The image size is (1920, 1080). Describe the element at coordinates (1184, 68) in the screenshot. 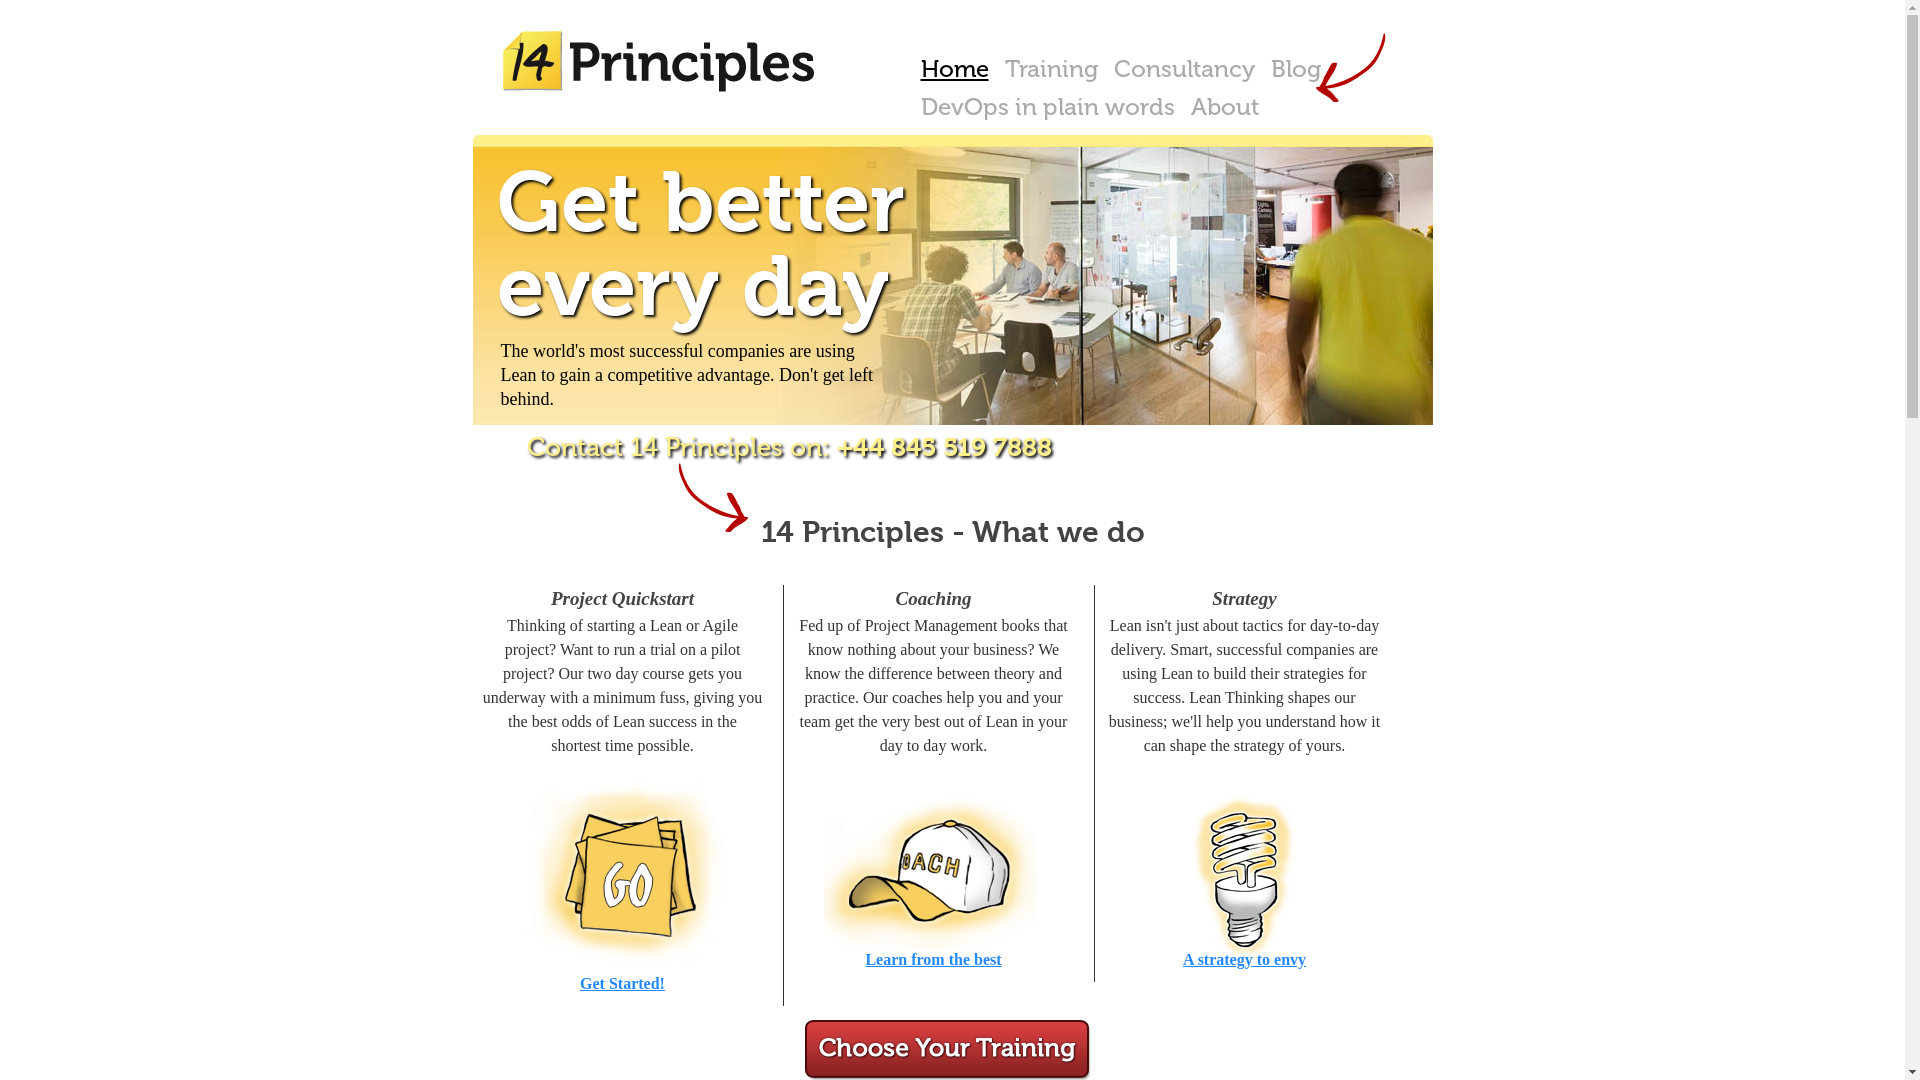

I see `'Consultancy'` at that location.